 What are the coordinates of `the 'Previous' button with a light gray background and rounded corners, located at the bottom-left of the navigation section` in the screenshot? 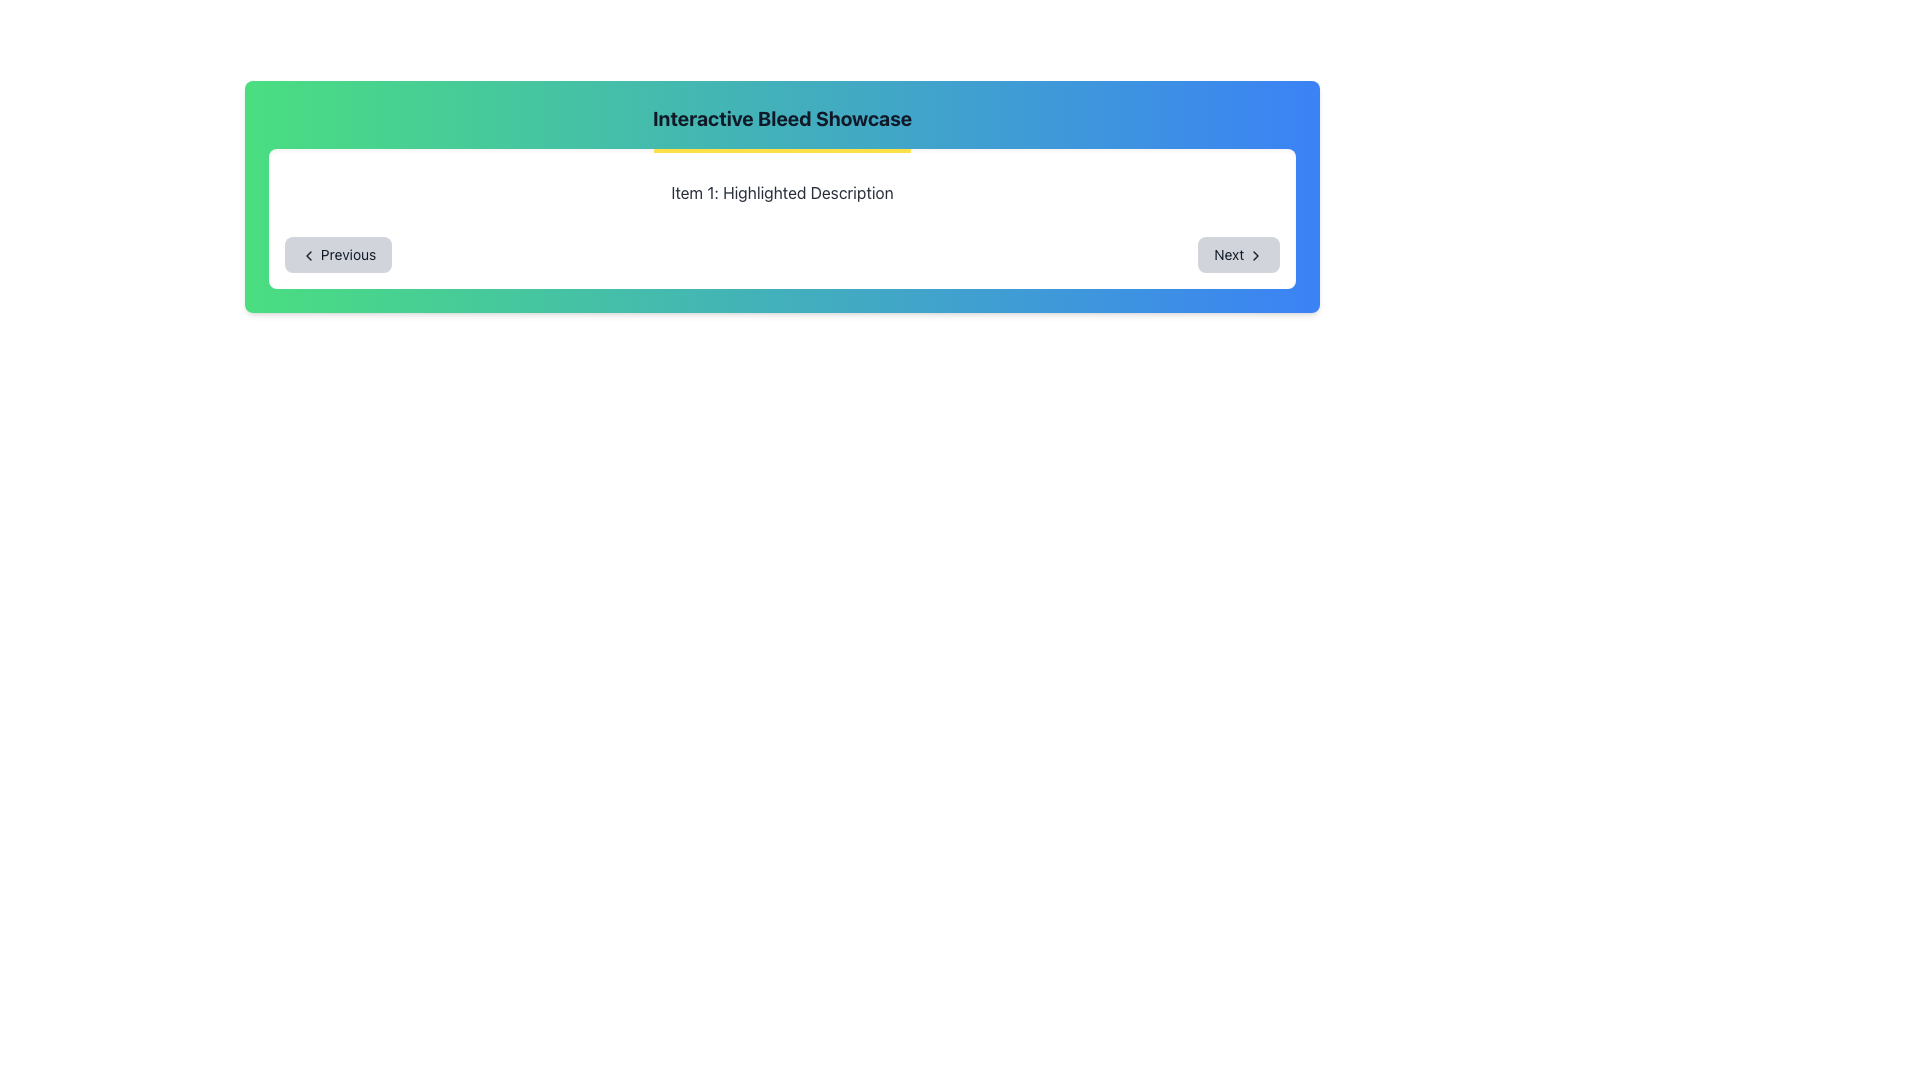 It's located at (338, 253).